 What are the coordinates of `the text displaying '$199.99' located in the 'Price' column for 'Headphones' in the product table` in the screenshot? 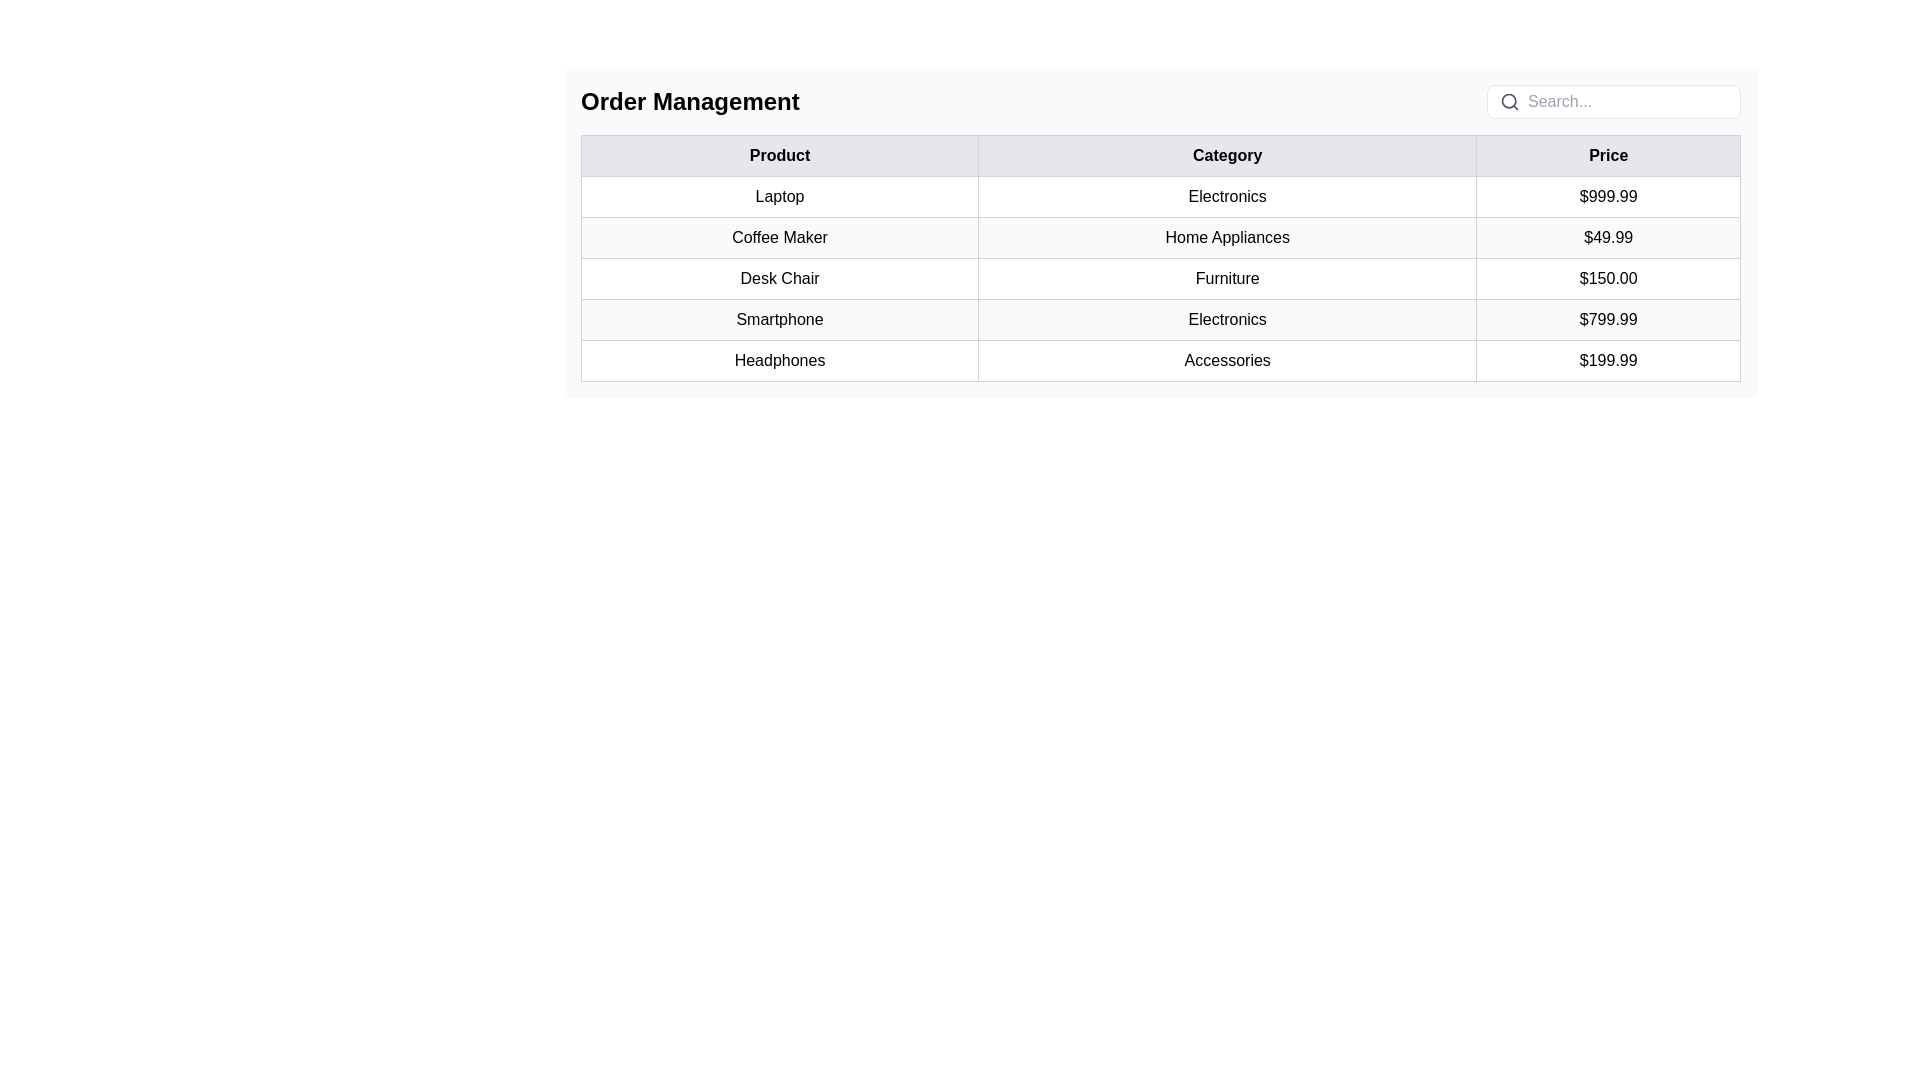 It's located at (1608, 361).